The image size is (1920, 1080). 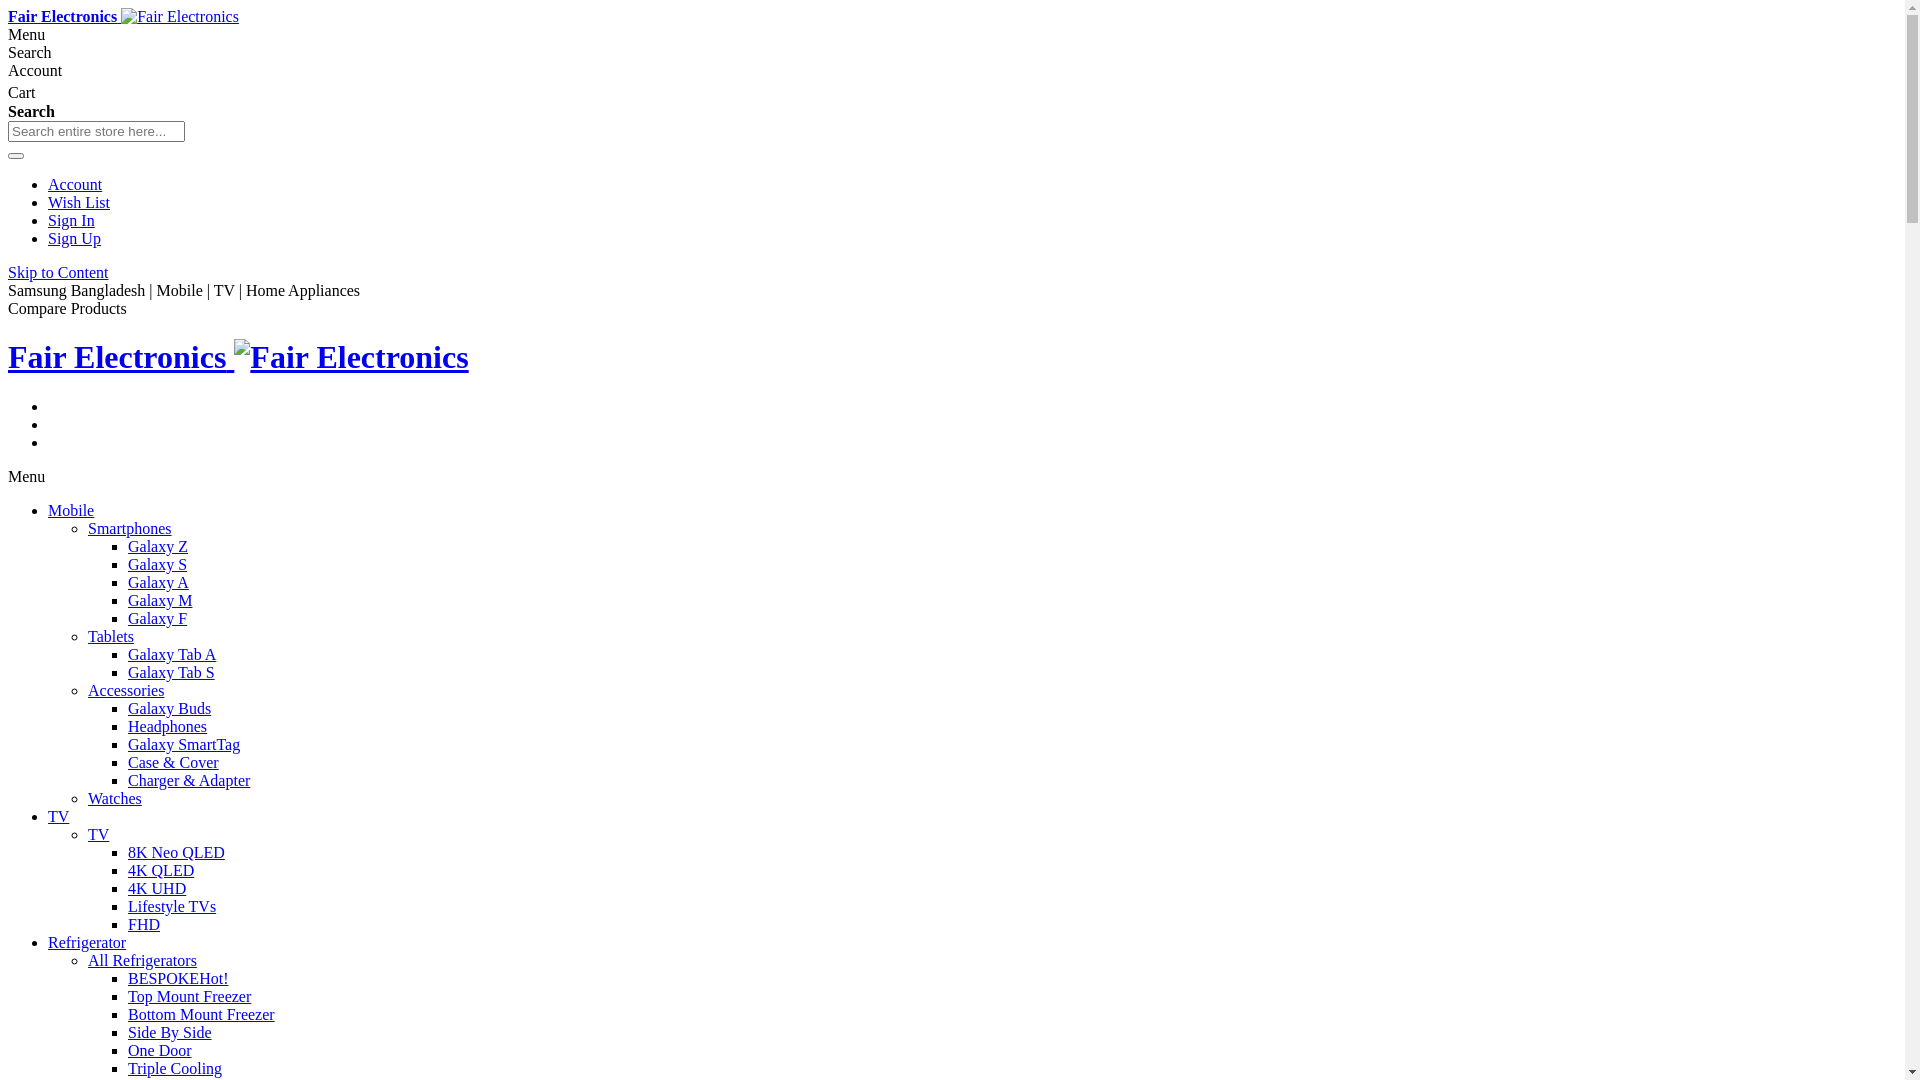 What do you see at coordinates (109, 636) in the screenshot?
I see `'Tablets'` at bounding box center [109, 636].